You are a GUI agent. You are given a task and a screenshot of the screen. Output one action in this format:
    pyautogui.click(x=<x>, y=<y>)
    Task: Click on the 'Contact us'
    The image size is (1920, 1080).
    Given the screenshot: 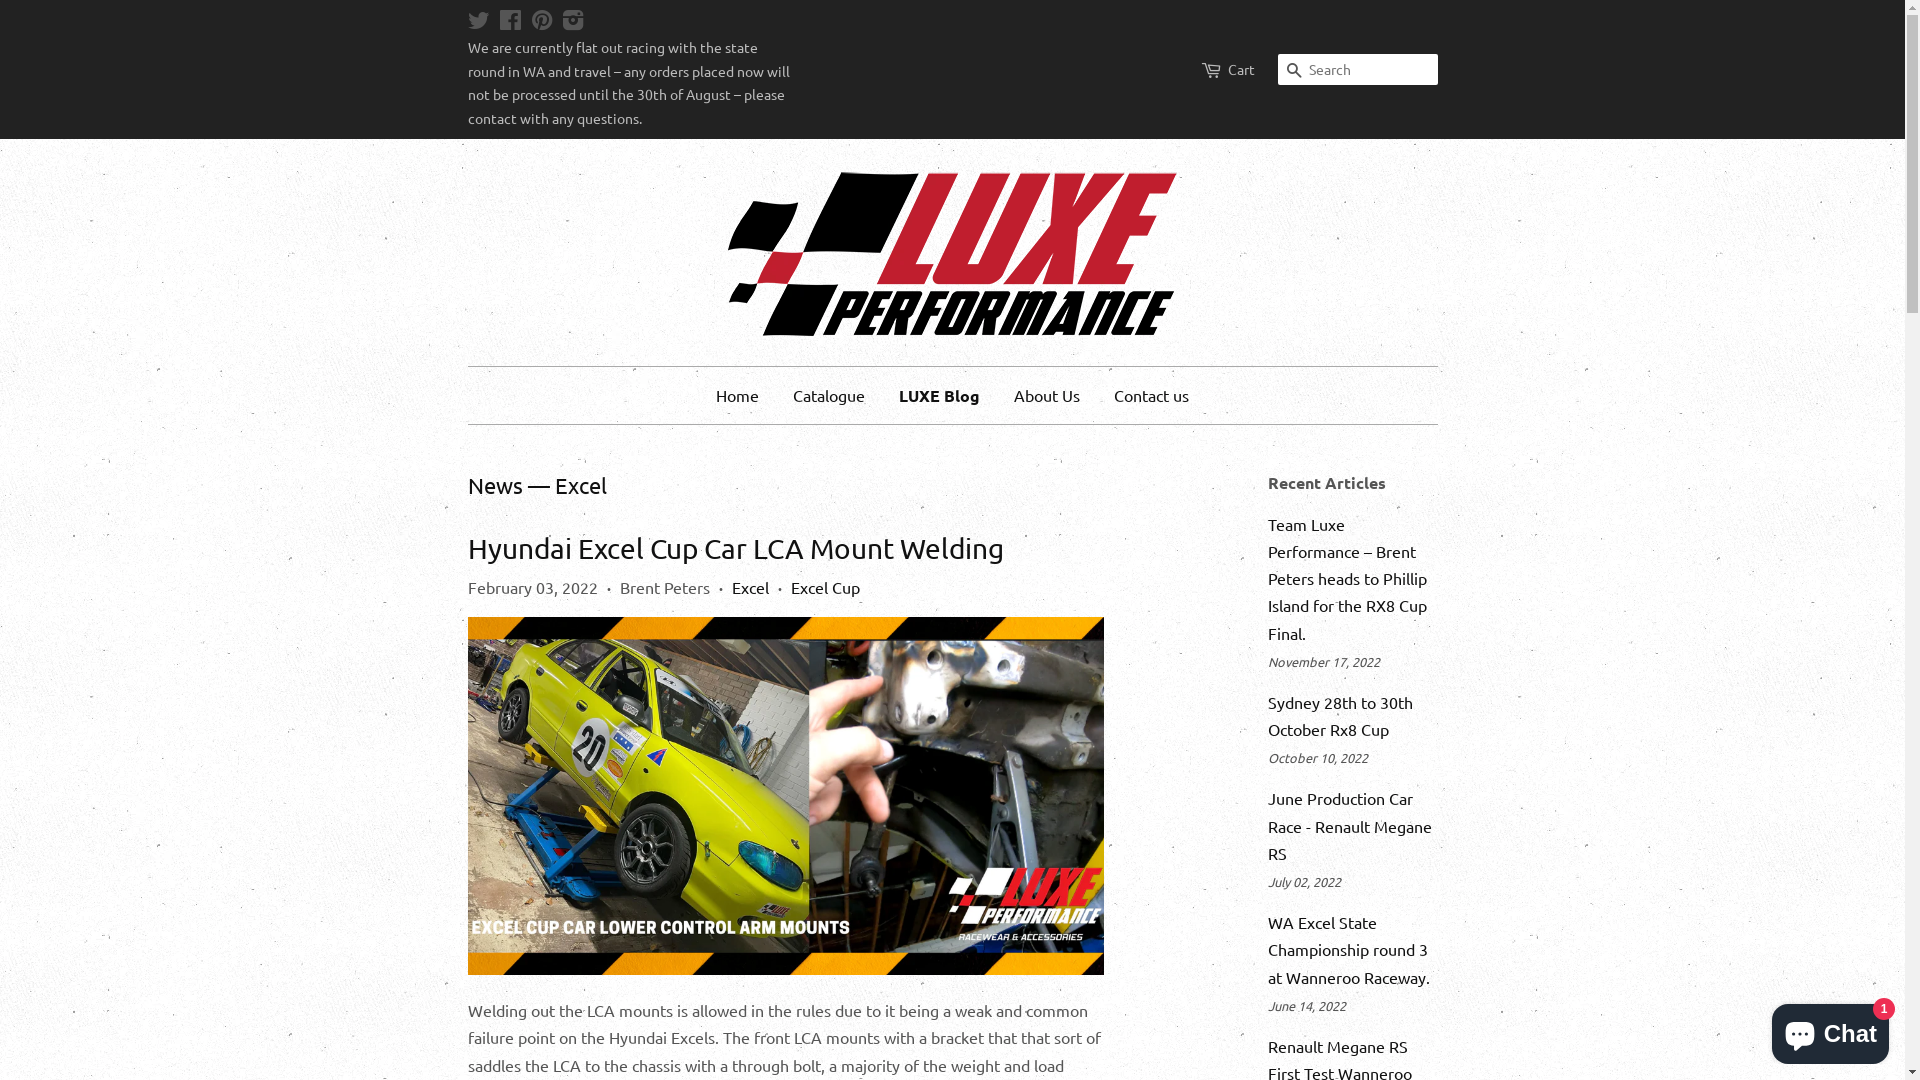 What is the action you would take?
    pyautogui.click(x=1143, y=395)
    